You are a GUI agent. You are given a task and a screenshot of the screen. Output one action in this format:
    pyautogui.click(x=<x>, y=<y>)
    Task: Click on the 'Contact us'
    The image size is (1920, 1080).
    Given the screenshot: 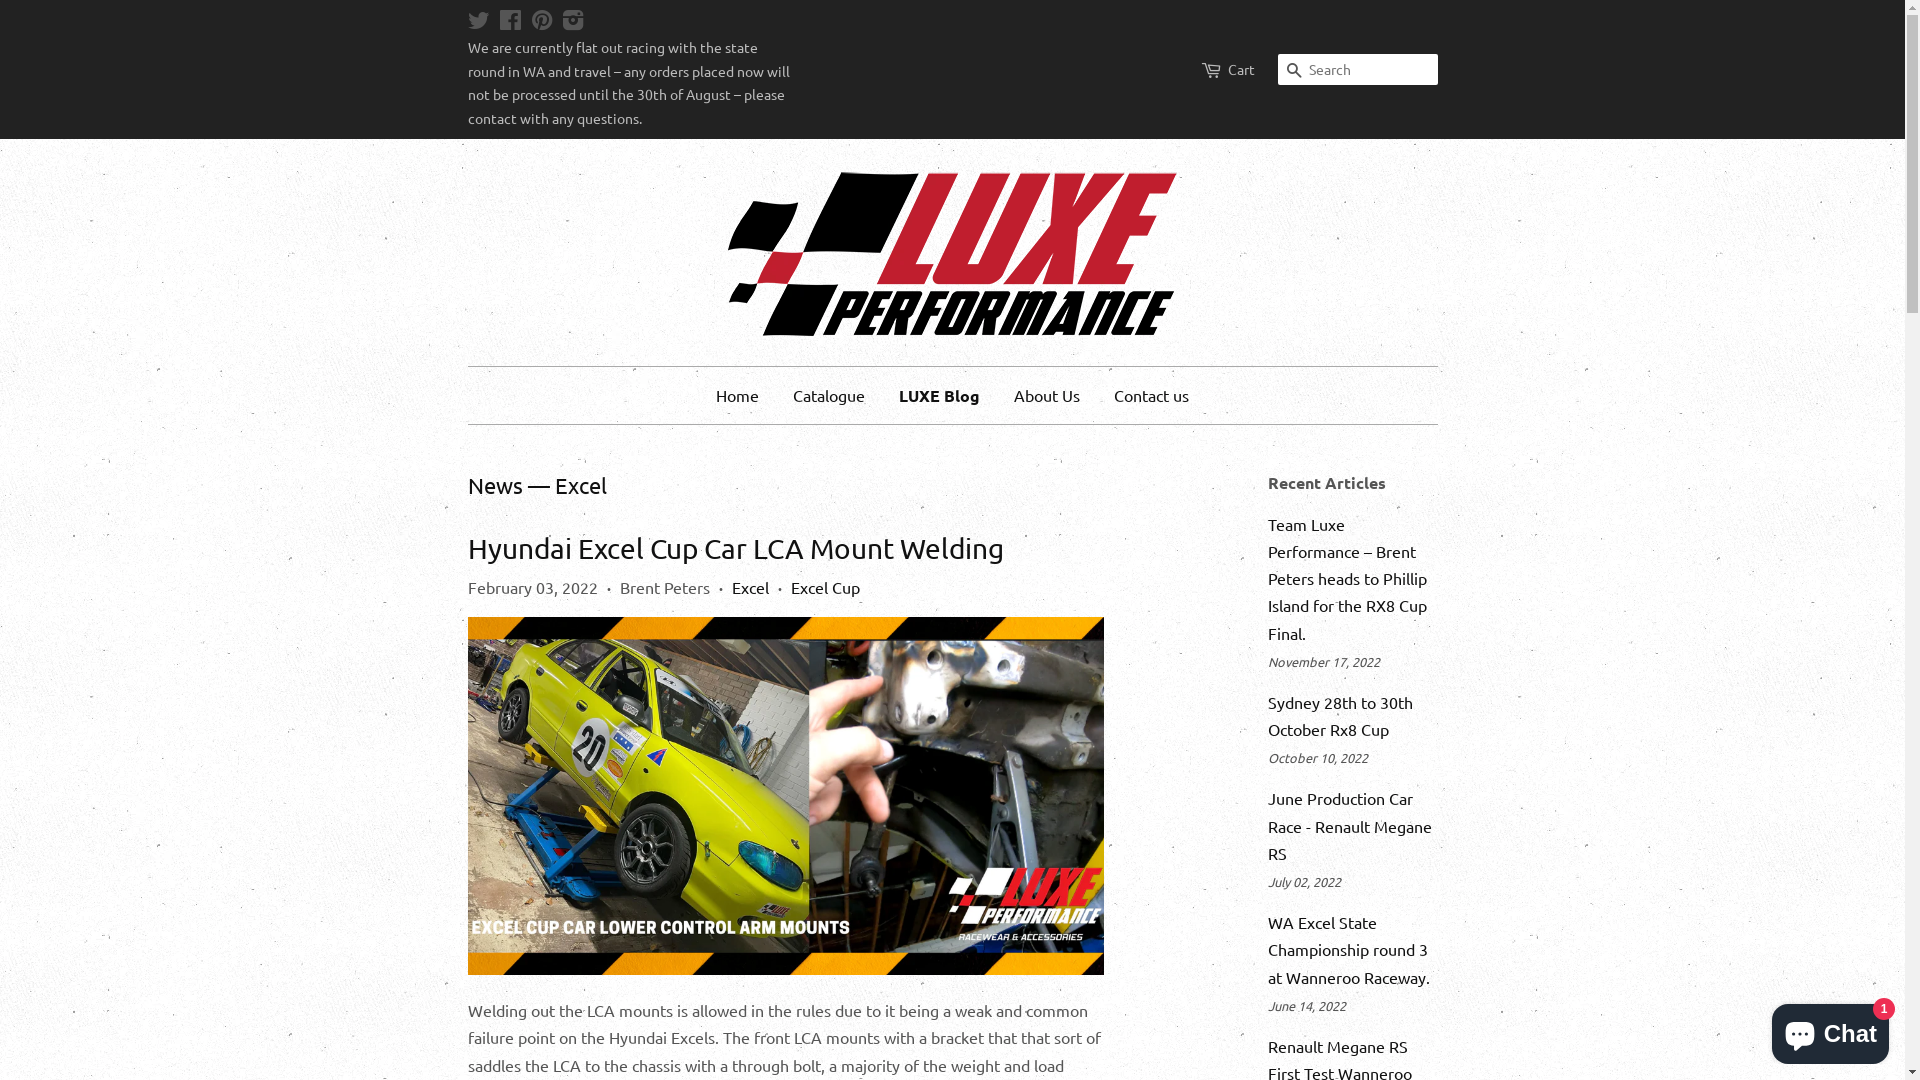 What is the action you would take?
    pyautogui.click(x=1143, y=395)
    